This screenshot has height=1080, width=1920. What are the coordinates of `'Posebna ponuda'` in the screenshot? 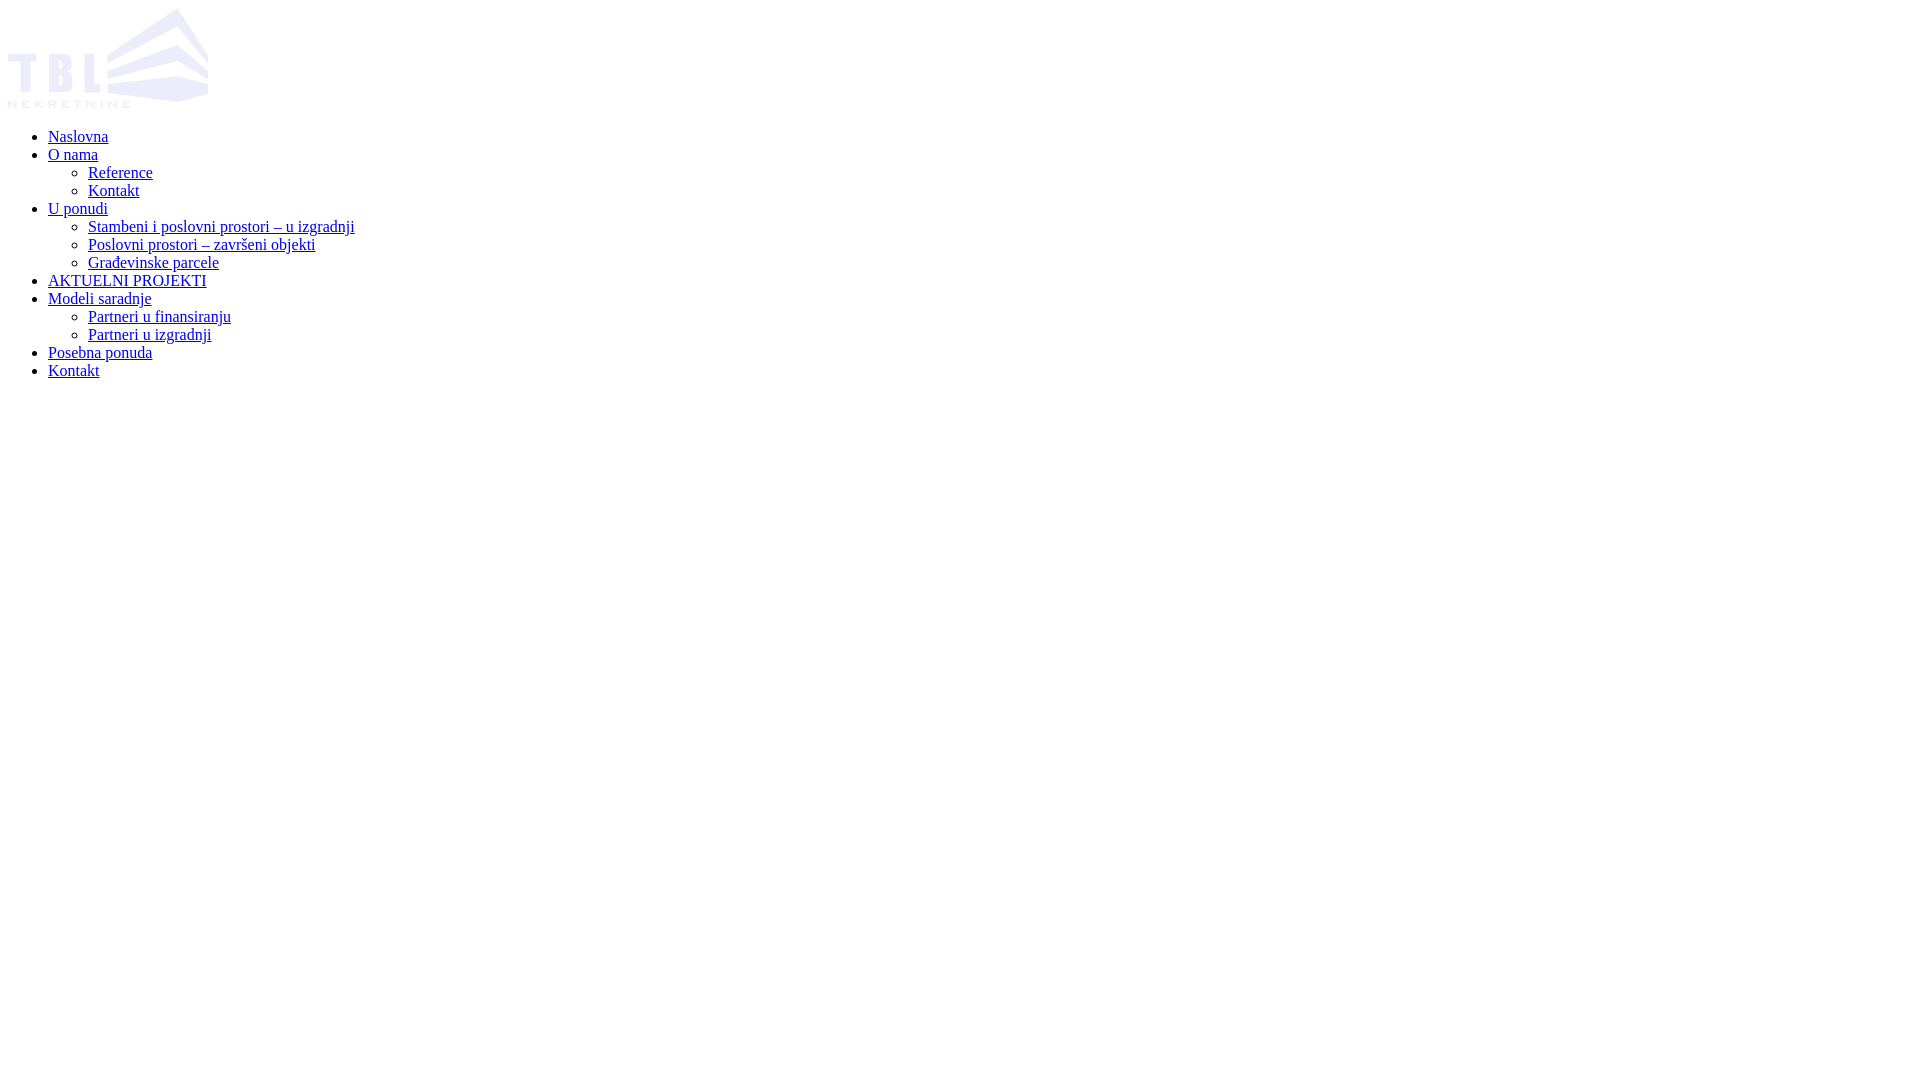 It's located at (99, 351).